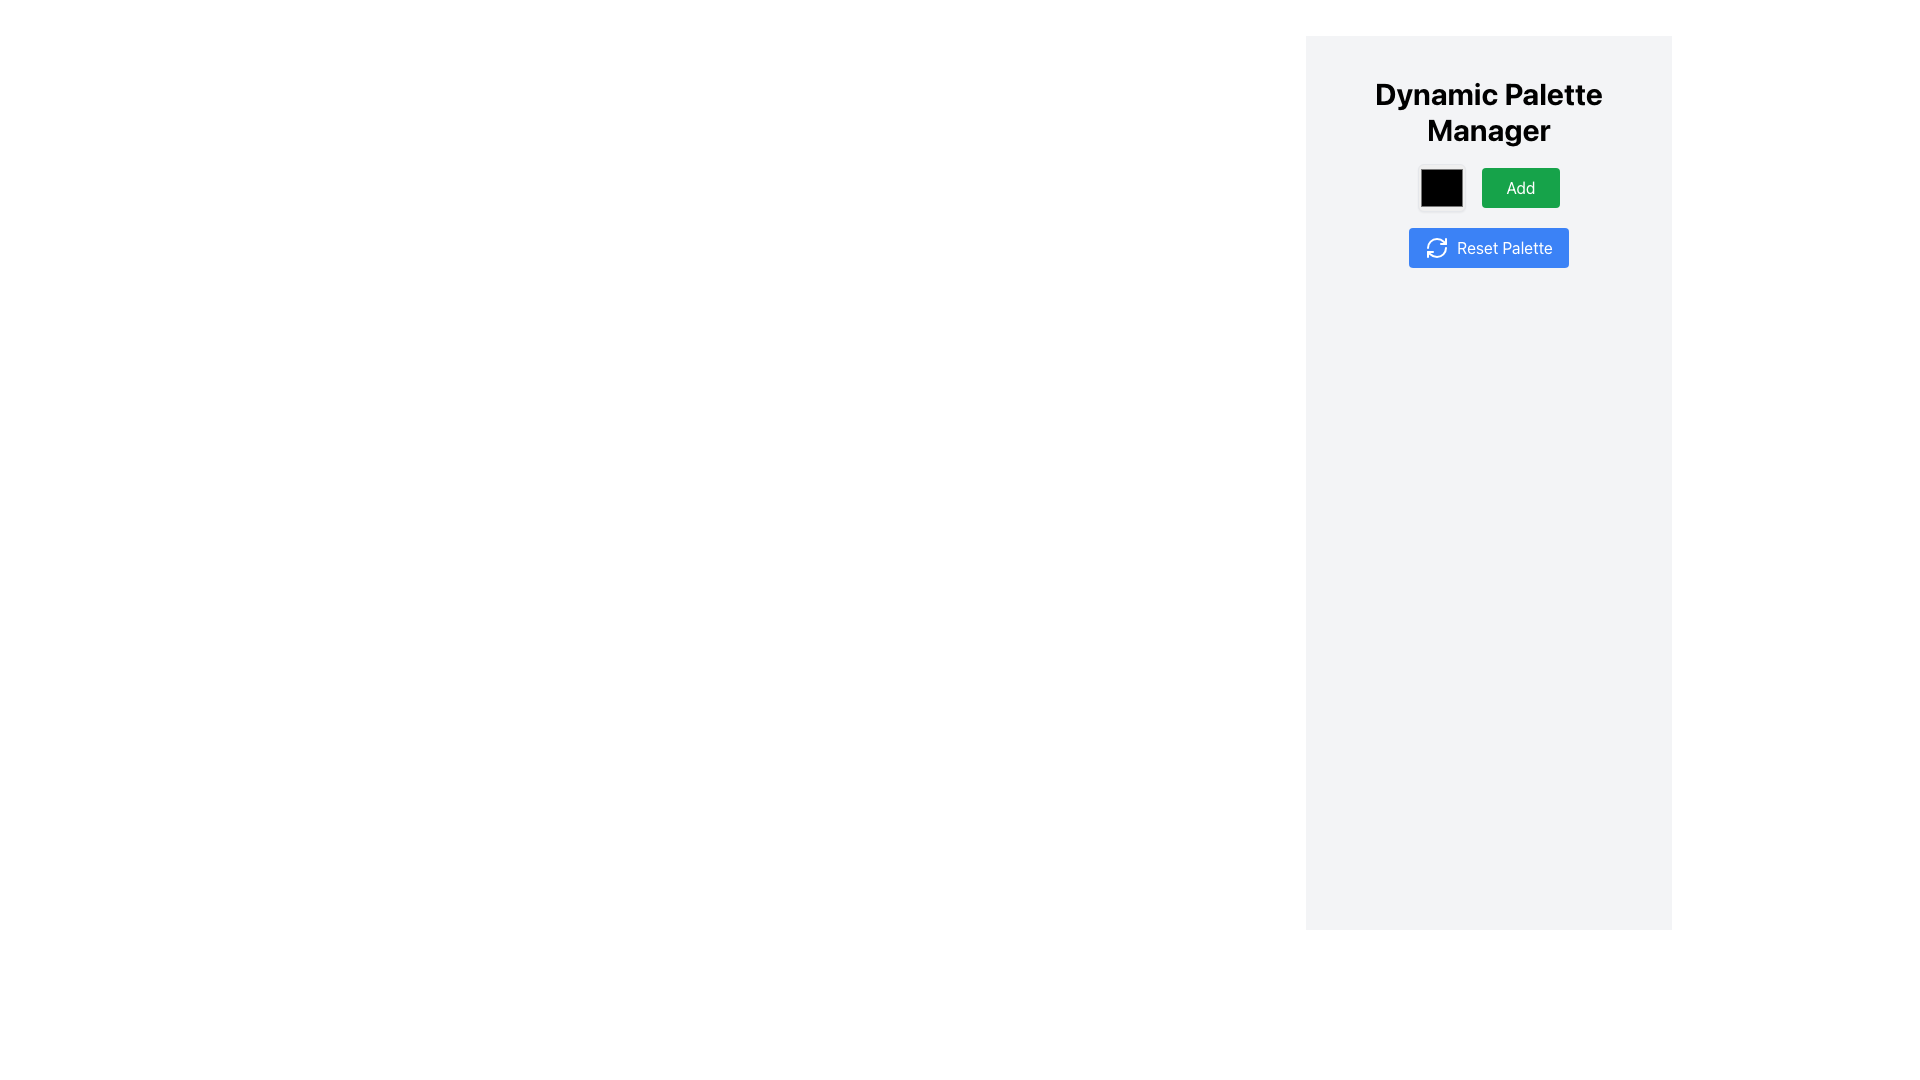 This screenshot has width=1920, height=1080. What do you see at coordinates (1442, 188) in the screenshot?
I see `the Color Picker component located under the 'Dynamic Palette Manager' title` at bounding box center [1442, 188].